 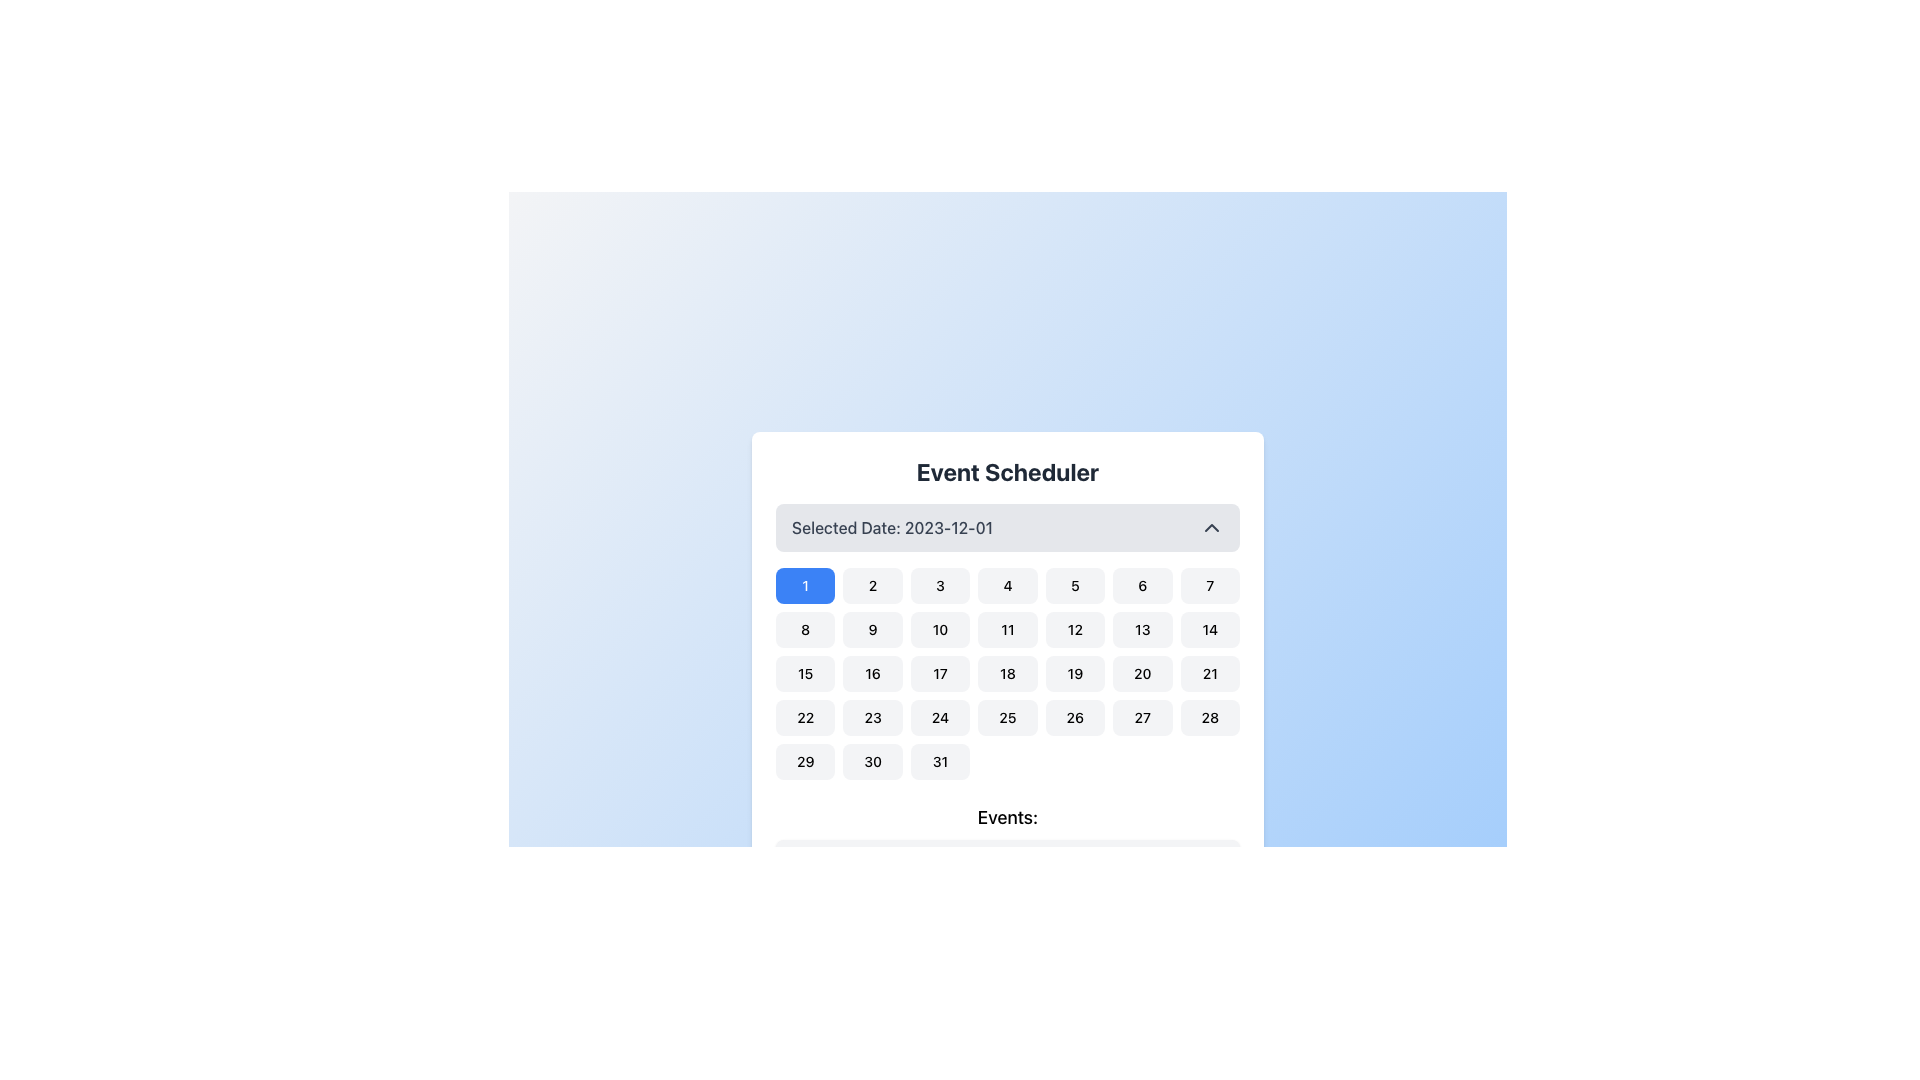 What do you see at coordinates (805, 674) in the screenshot?
I see `the button for the 15th day of the month in the calendar` at bounding box center [805, 674].